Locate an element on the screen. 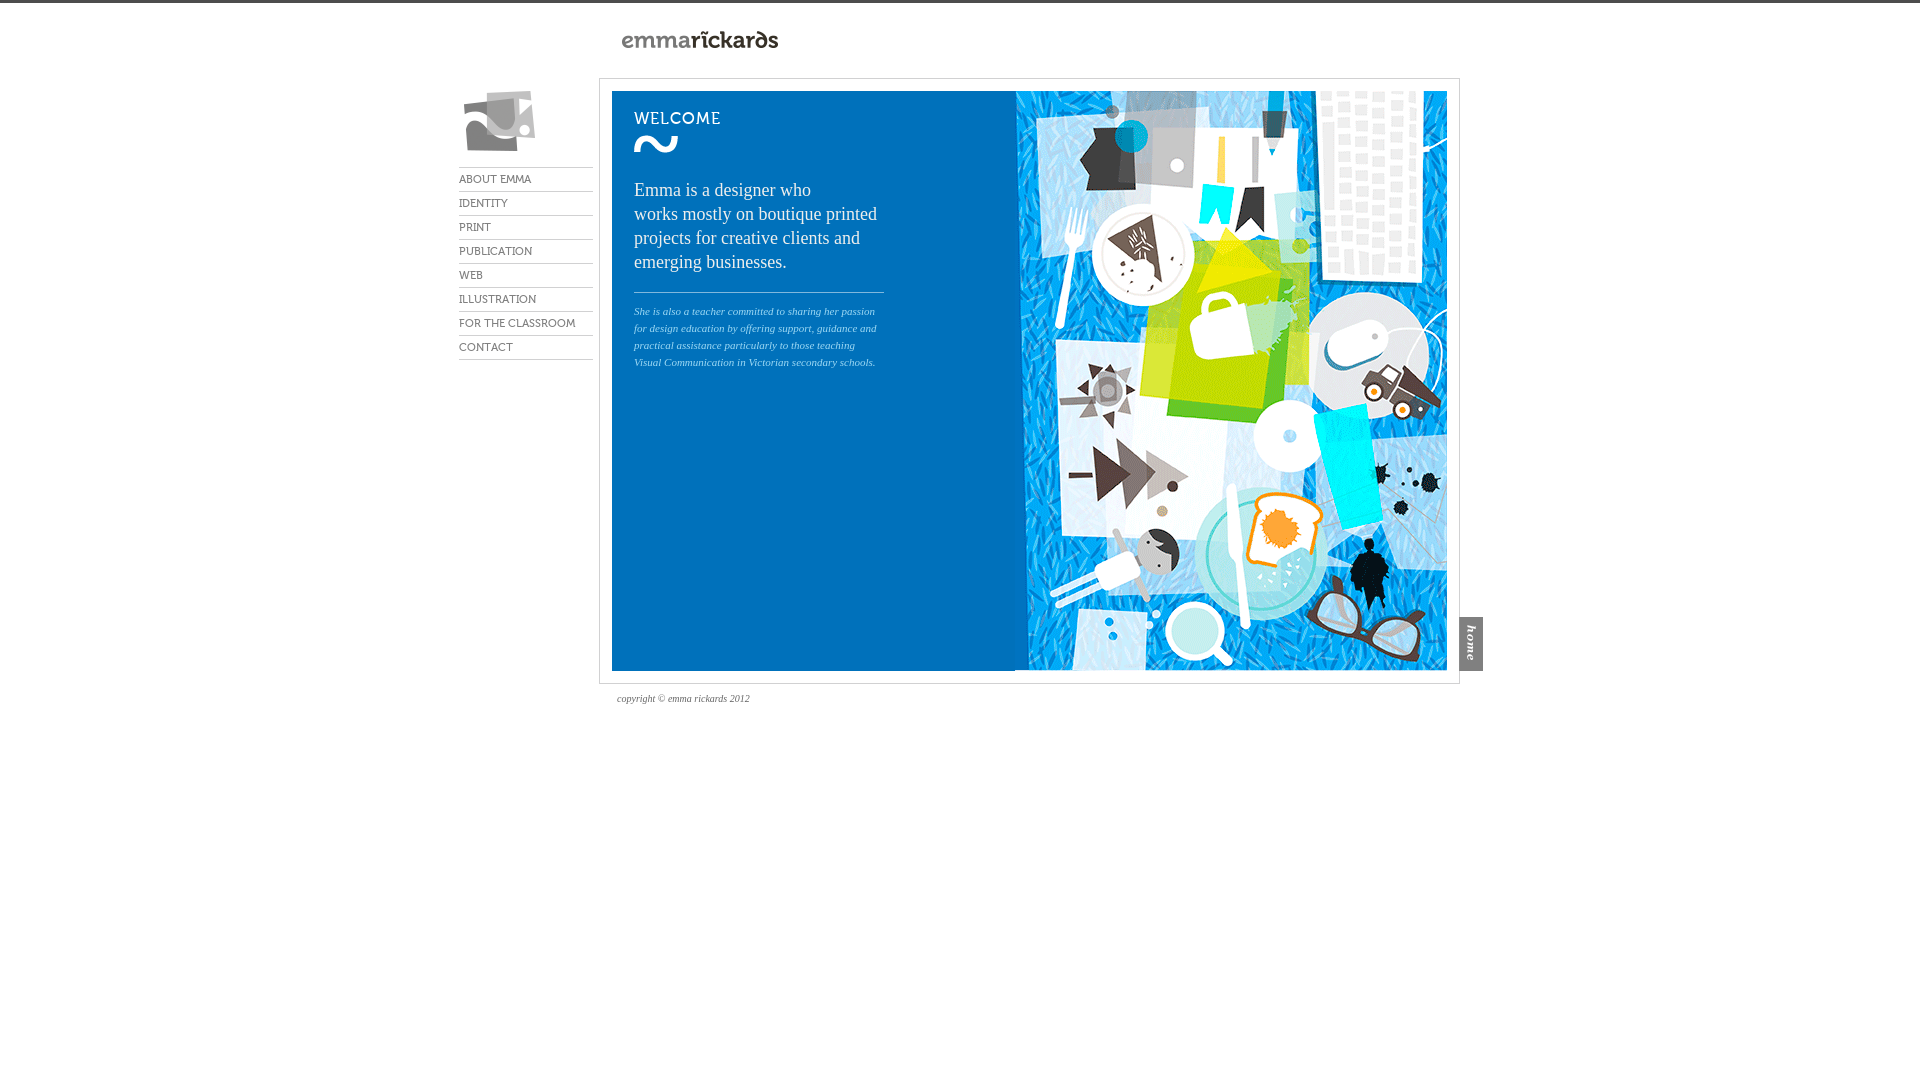 This screenshot has width=1920, height=1080. 'PUBLICATION' is located at coordinates (526, 250).